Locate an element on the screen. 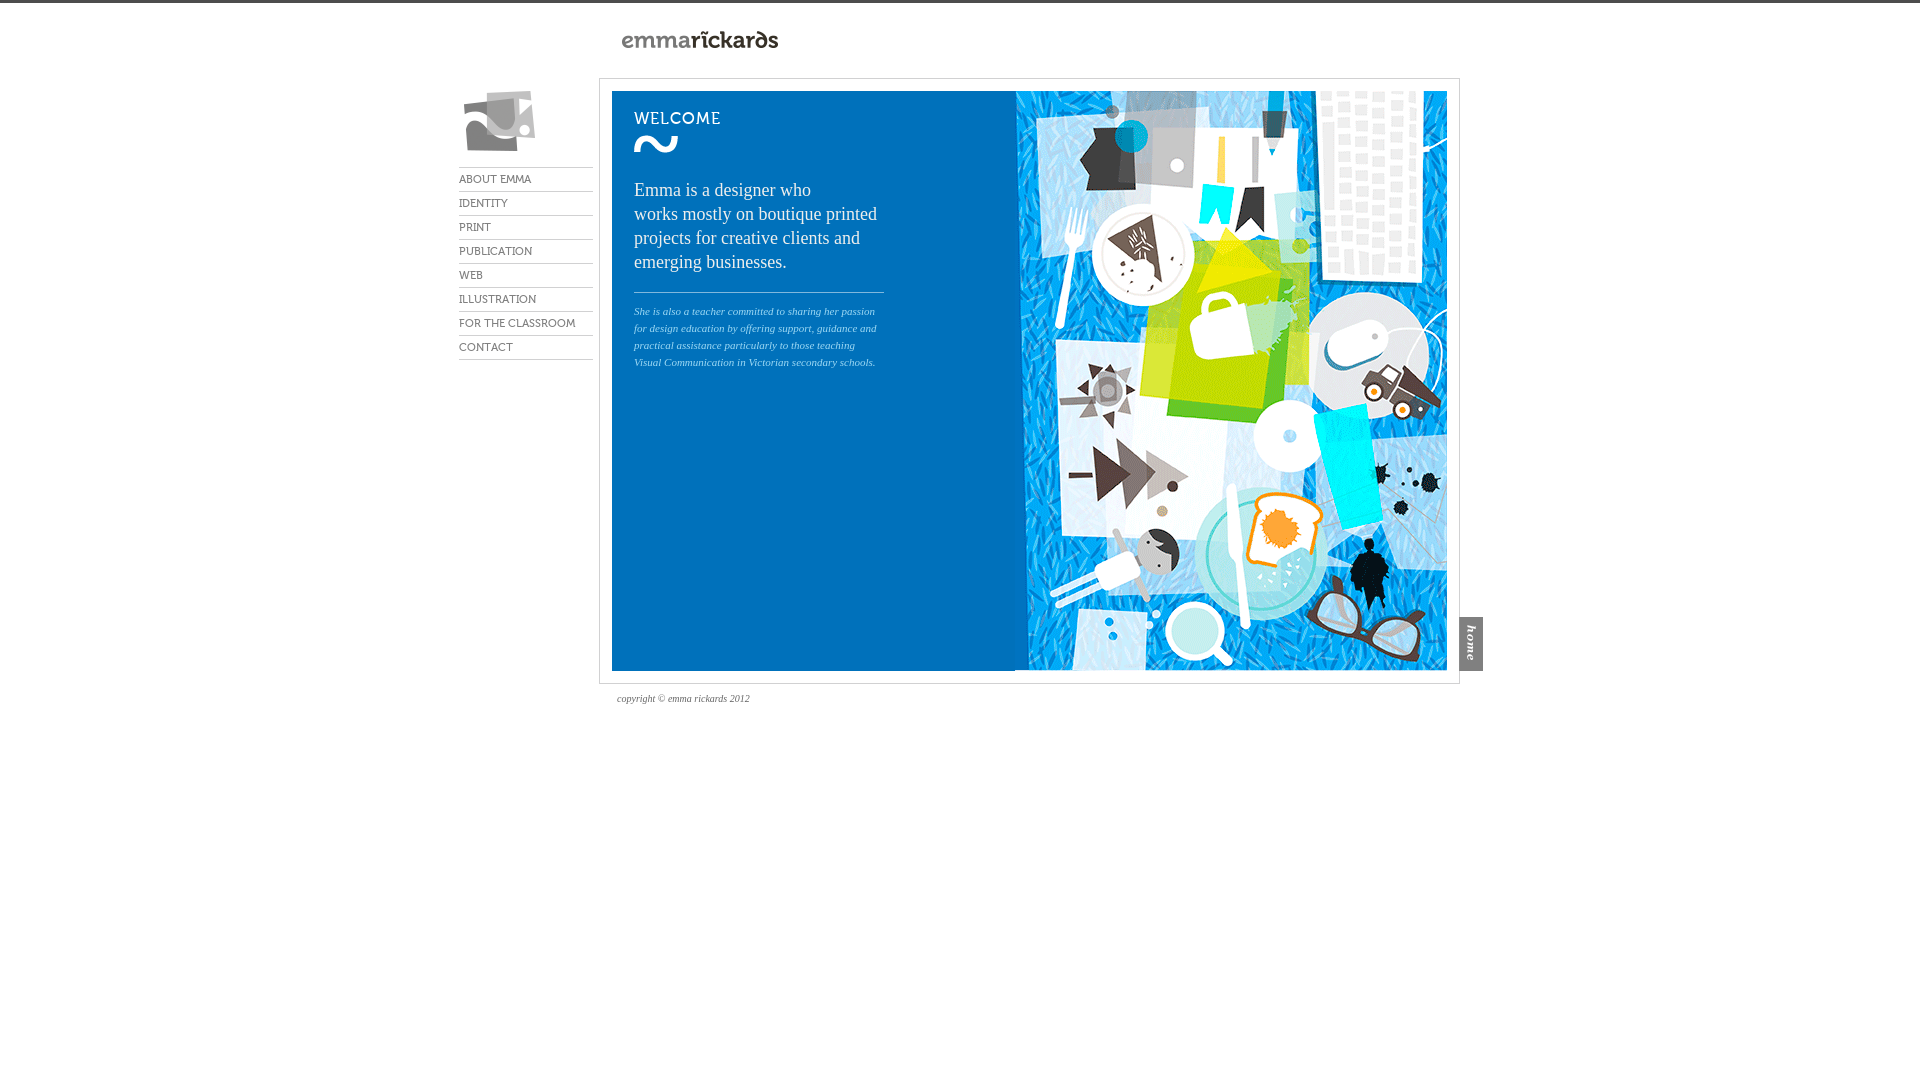 This screenshot has width=1920, height=1080. 'PUBLICATION' is located at coordinates (526, 250).